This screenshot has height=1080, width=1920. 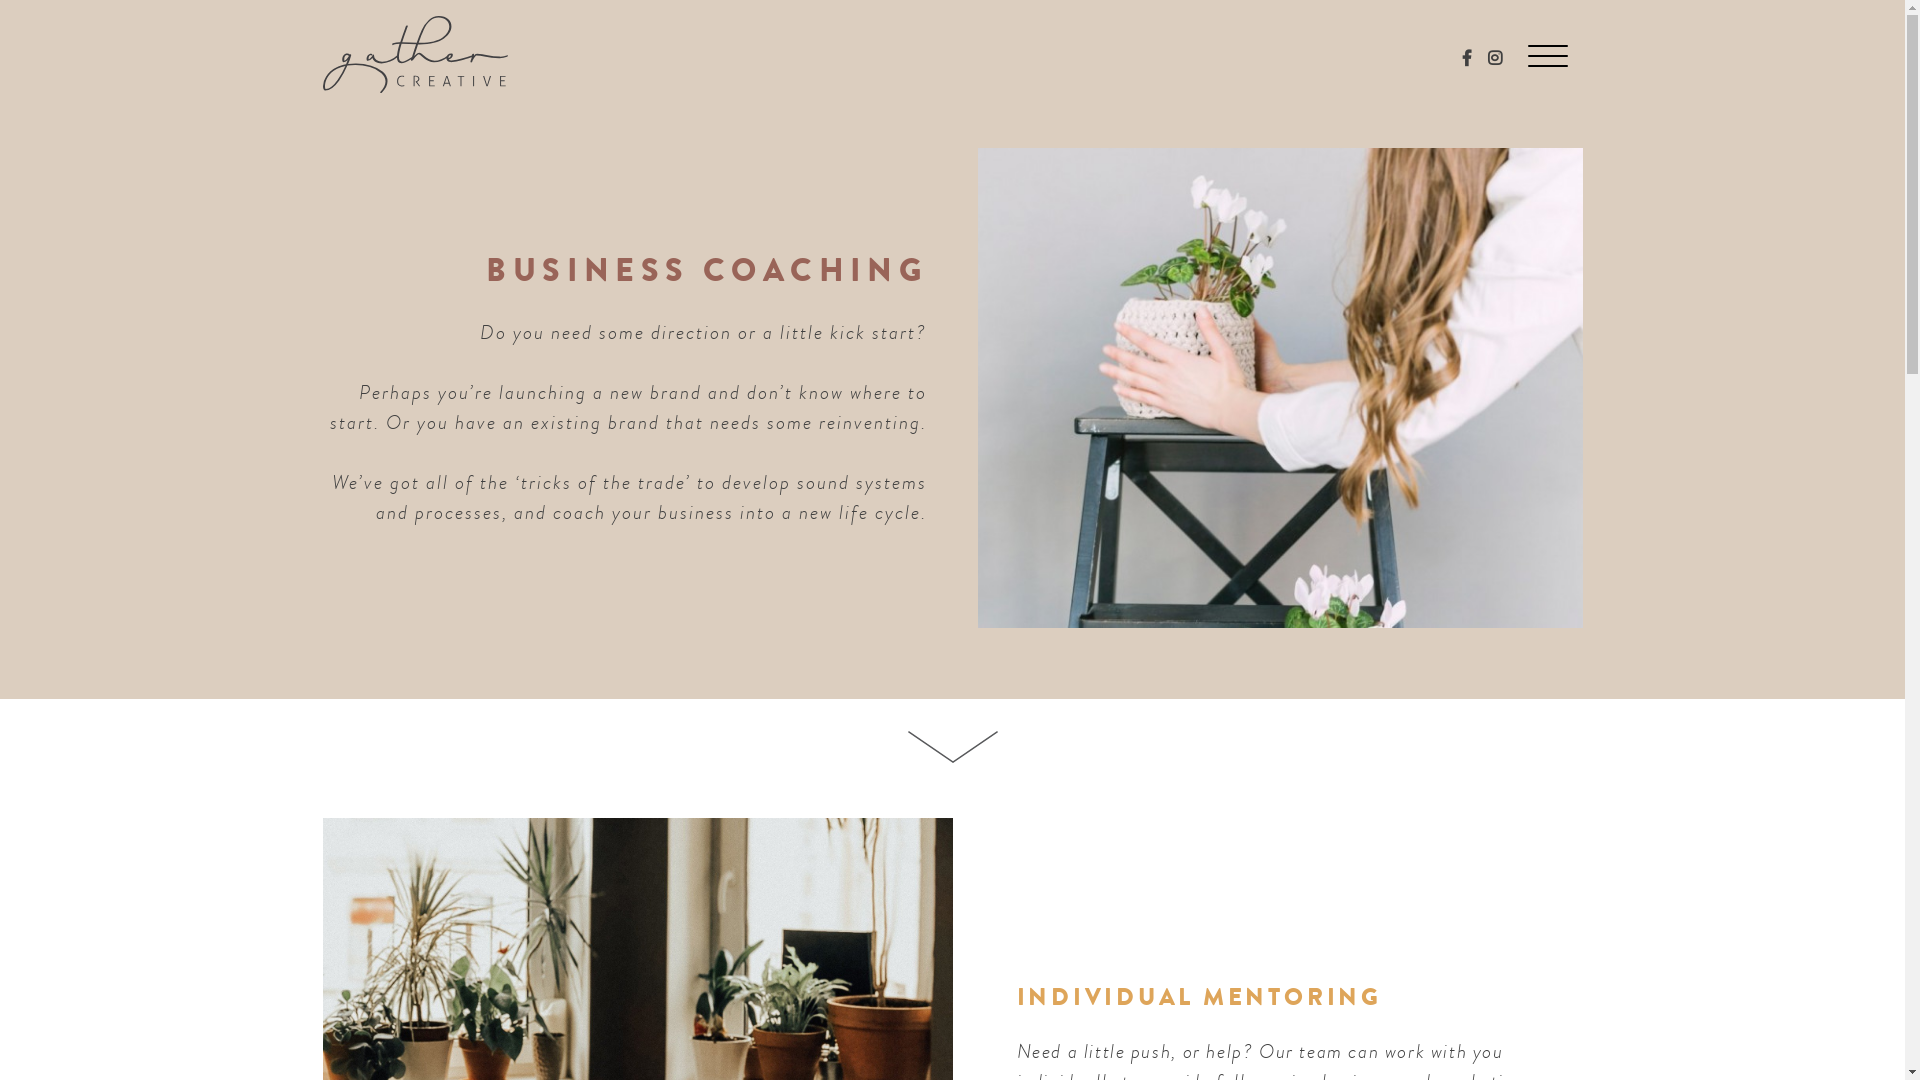 I want to click on 'Follow us on Instagram', so click(x=1488, y=57).